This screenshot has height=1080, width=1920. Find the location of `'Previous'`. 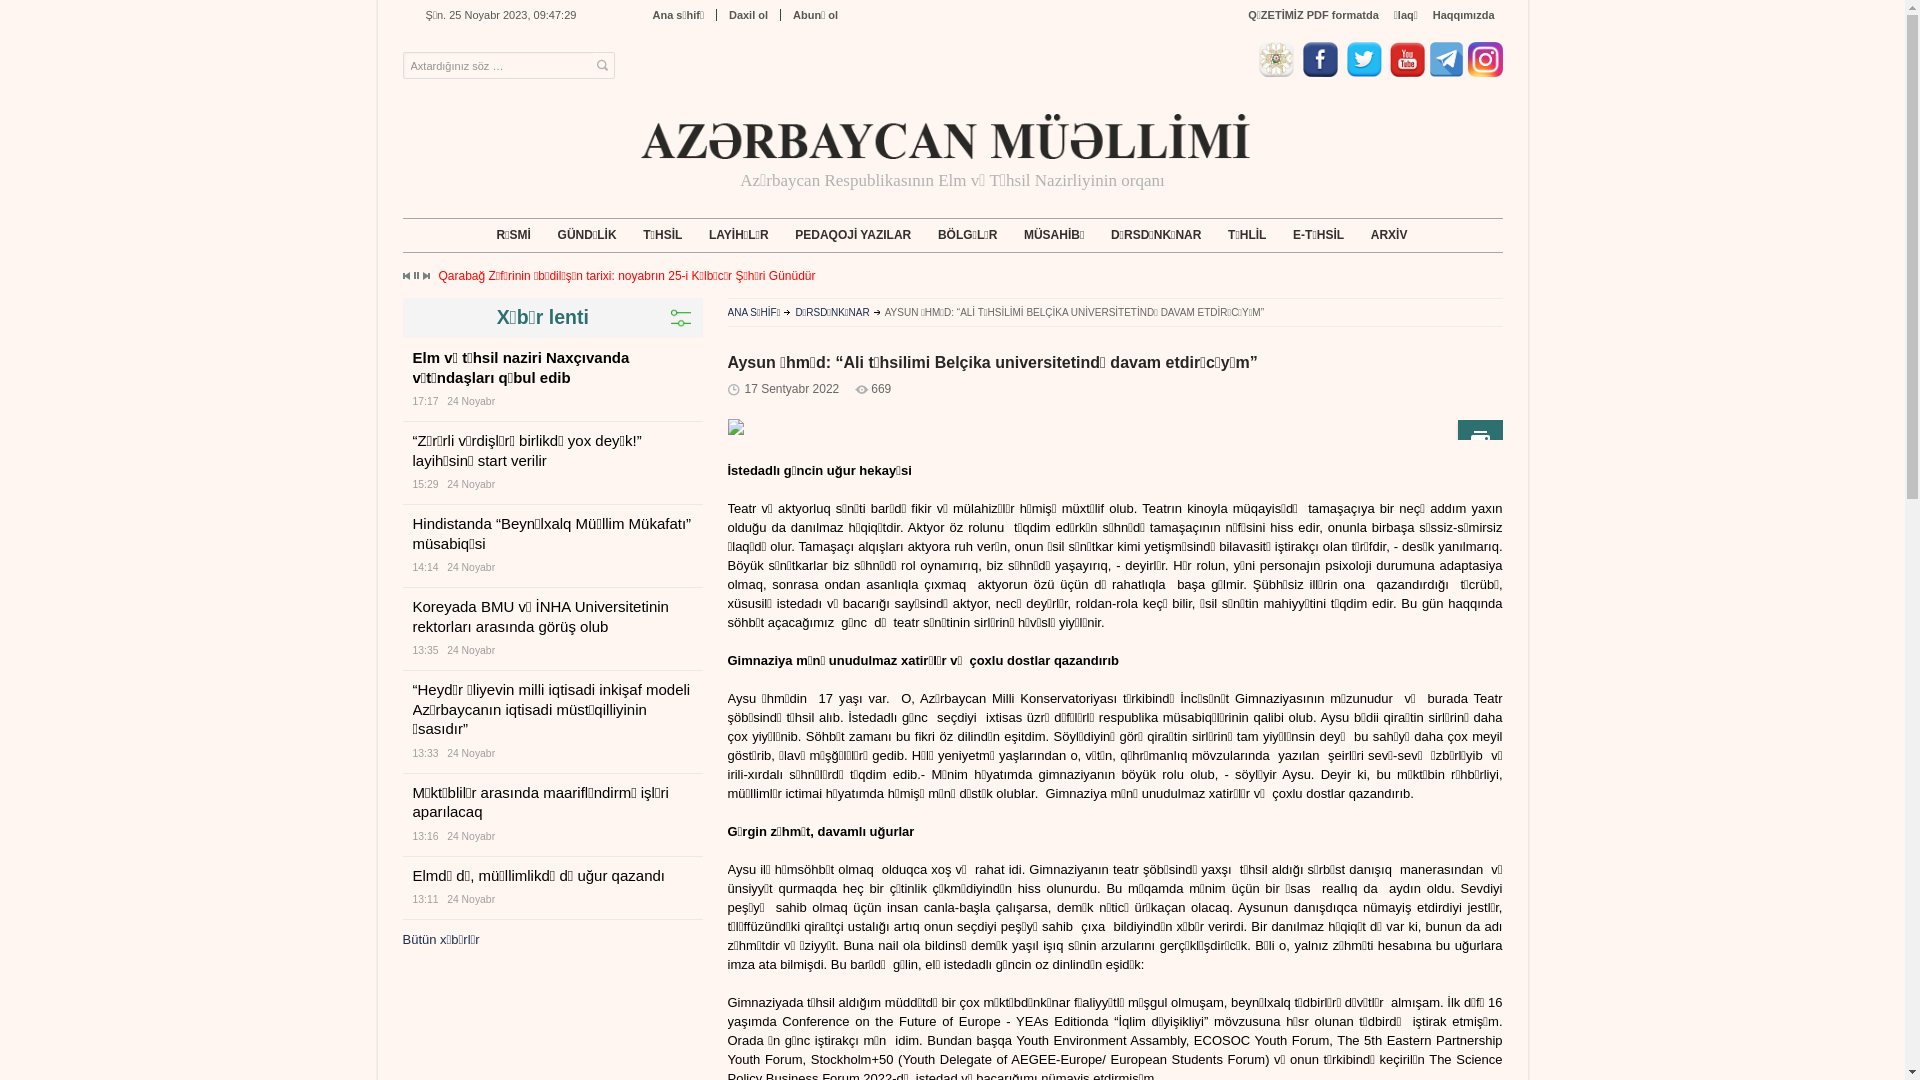

'Previous' is located at coordinates (406, 276).